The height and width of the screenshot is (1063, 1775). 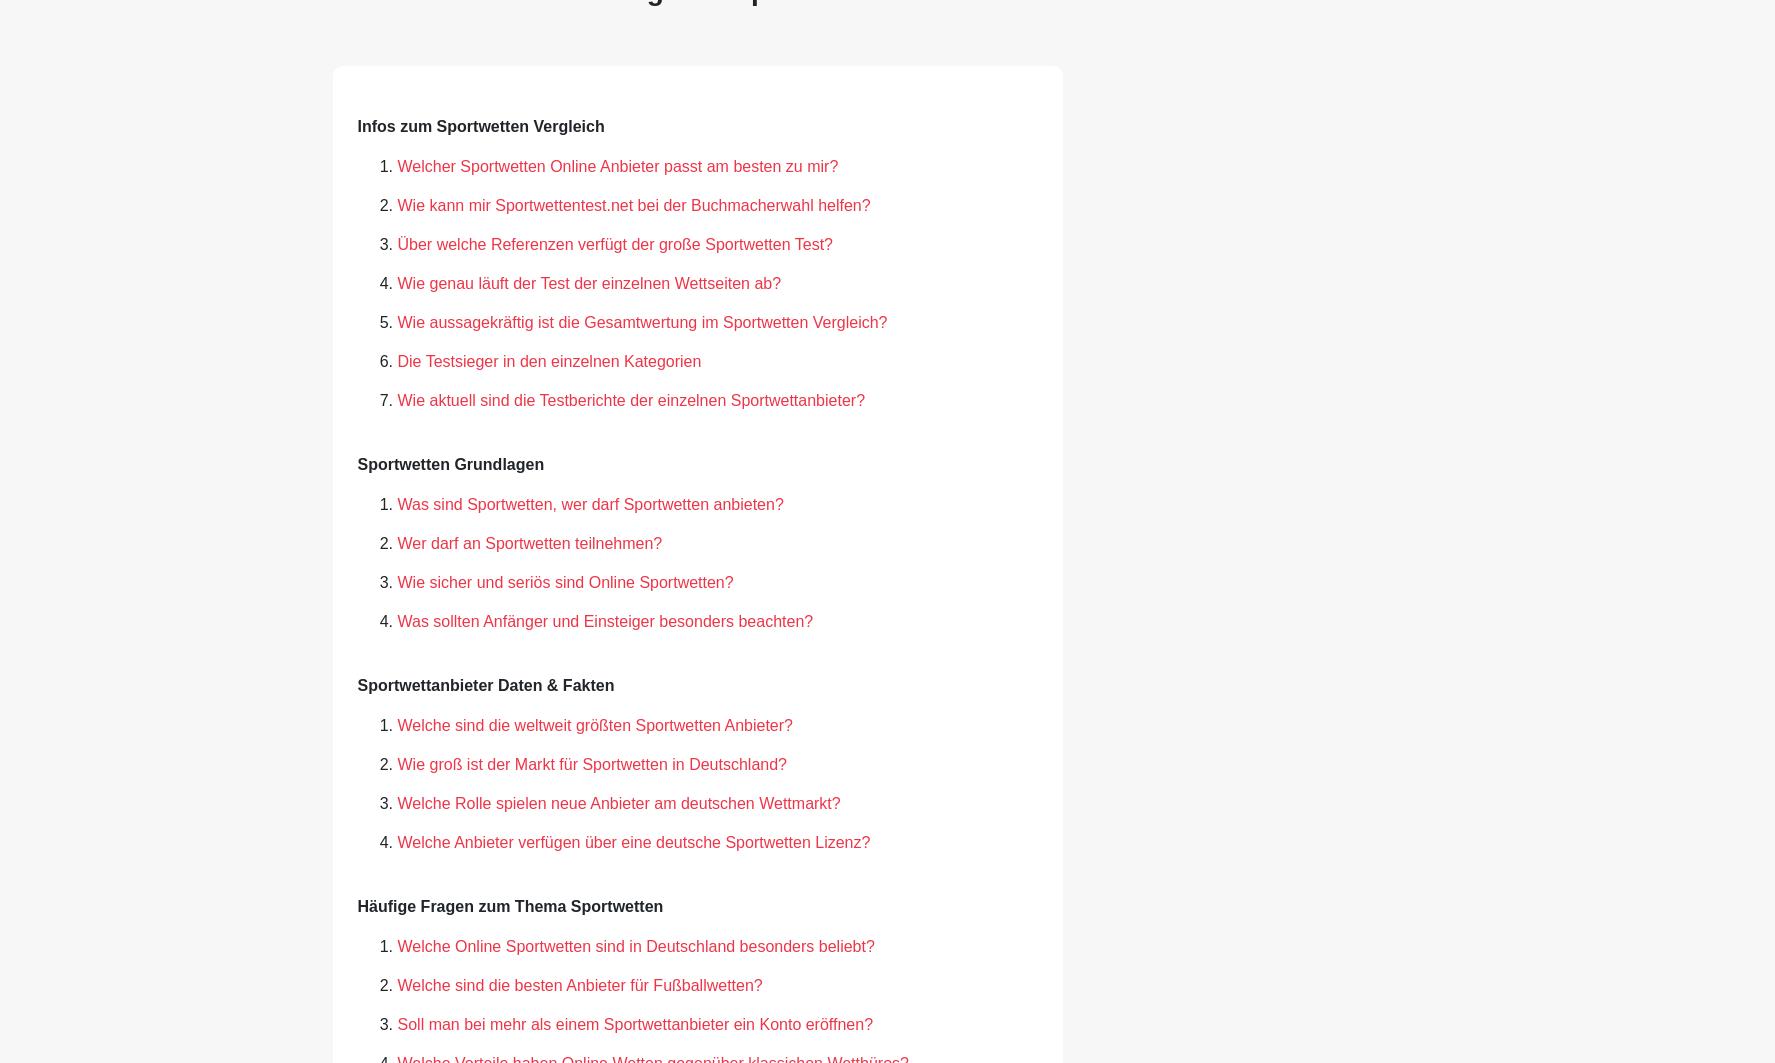 What do you see at coordinates (635, 944) in the screenshot?
I see `'Welche Online Sportwetten sind in Deutschland besonders beliebt?'` at bounding box center [635, 944].